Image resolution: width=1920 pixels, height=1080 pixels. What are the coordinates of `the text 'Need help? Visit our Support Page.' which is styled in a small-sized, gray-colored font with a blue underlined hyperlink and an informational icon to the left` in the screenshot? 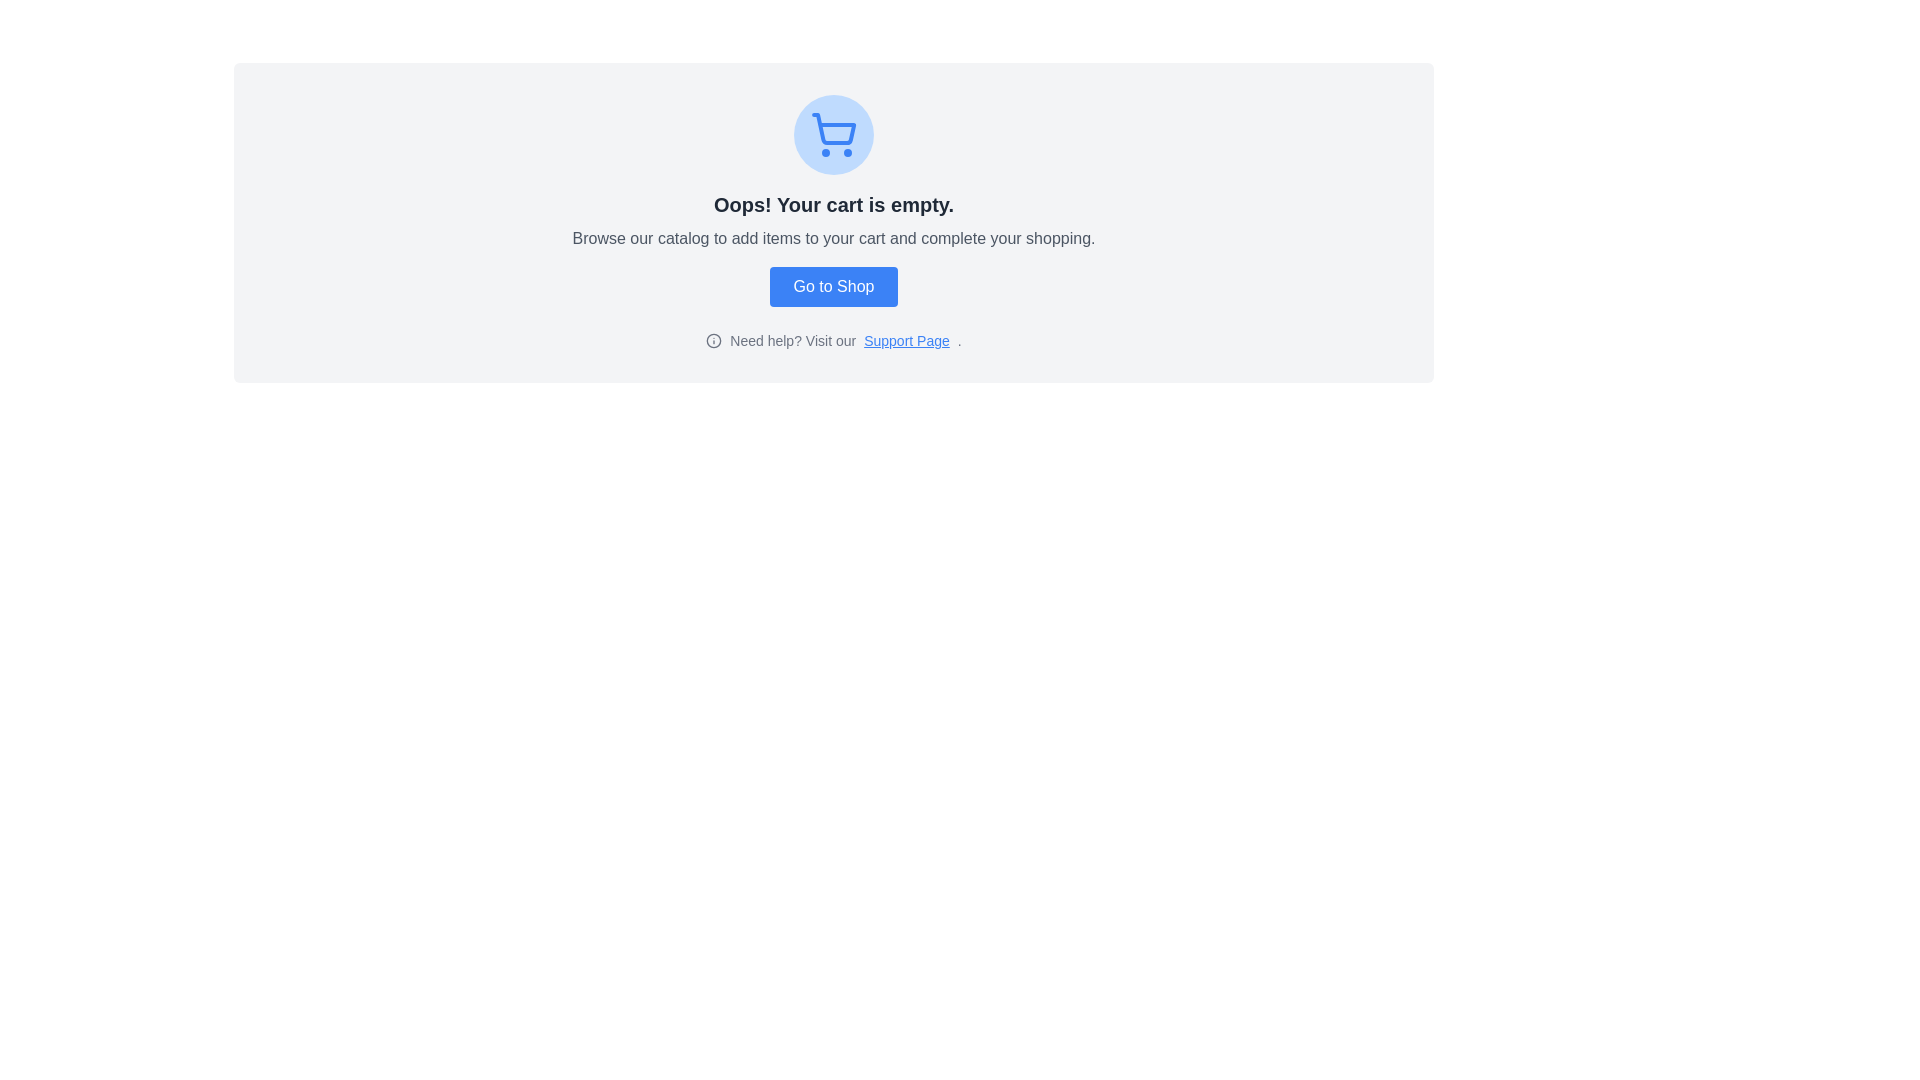 It's located at (834, 339).